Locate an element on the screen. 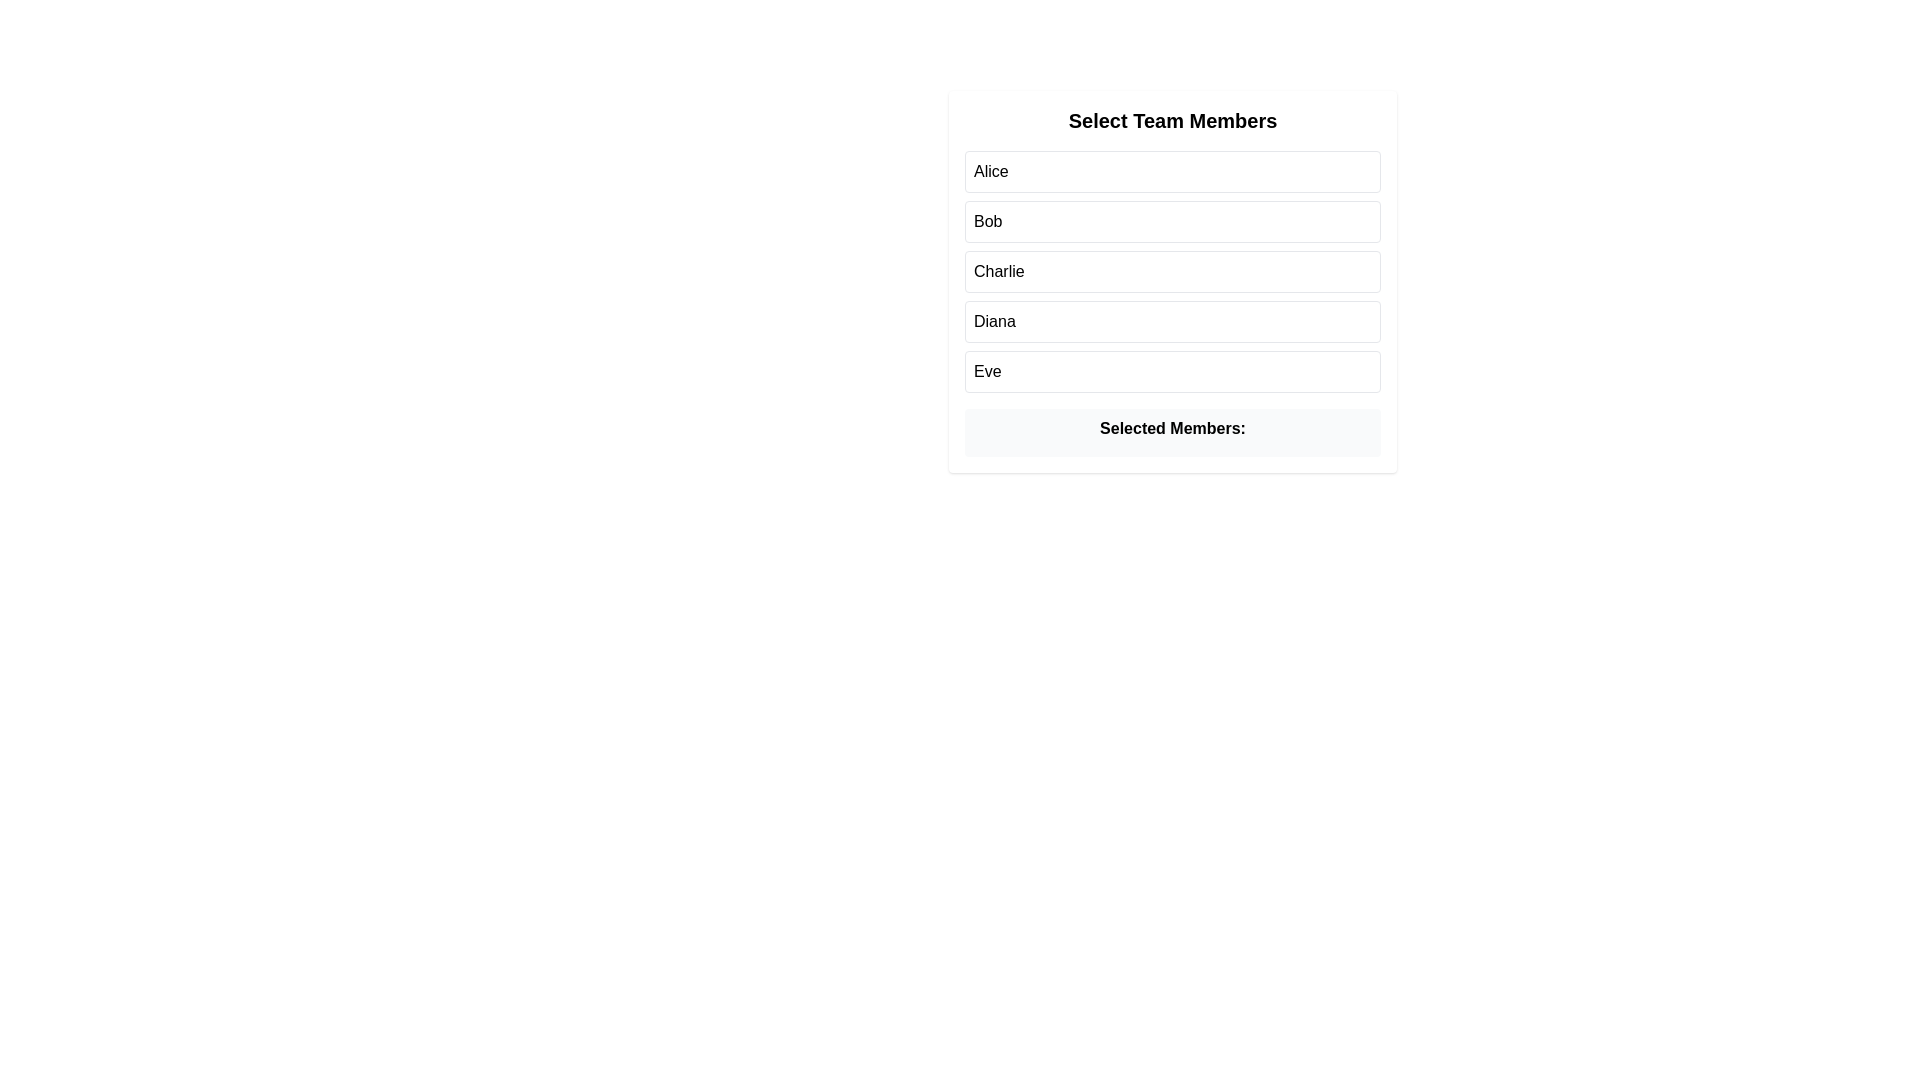  the fourth list item labeled 'Diana' in the vertical list of selectable members is located at coordinates (1172, 320).